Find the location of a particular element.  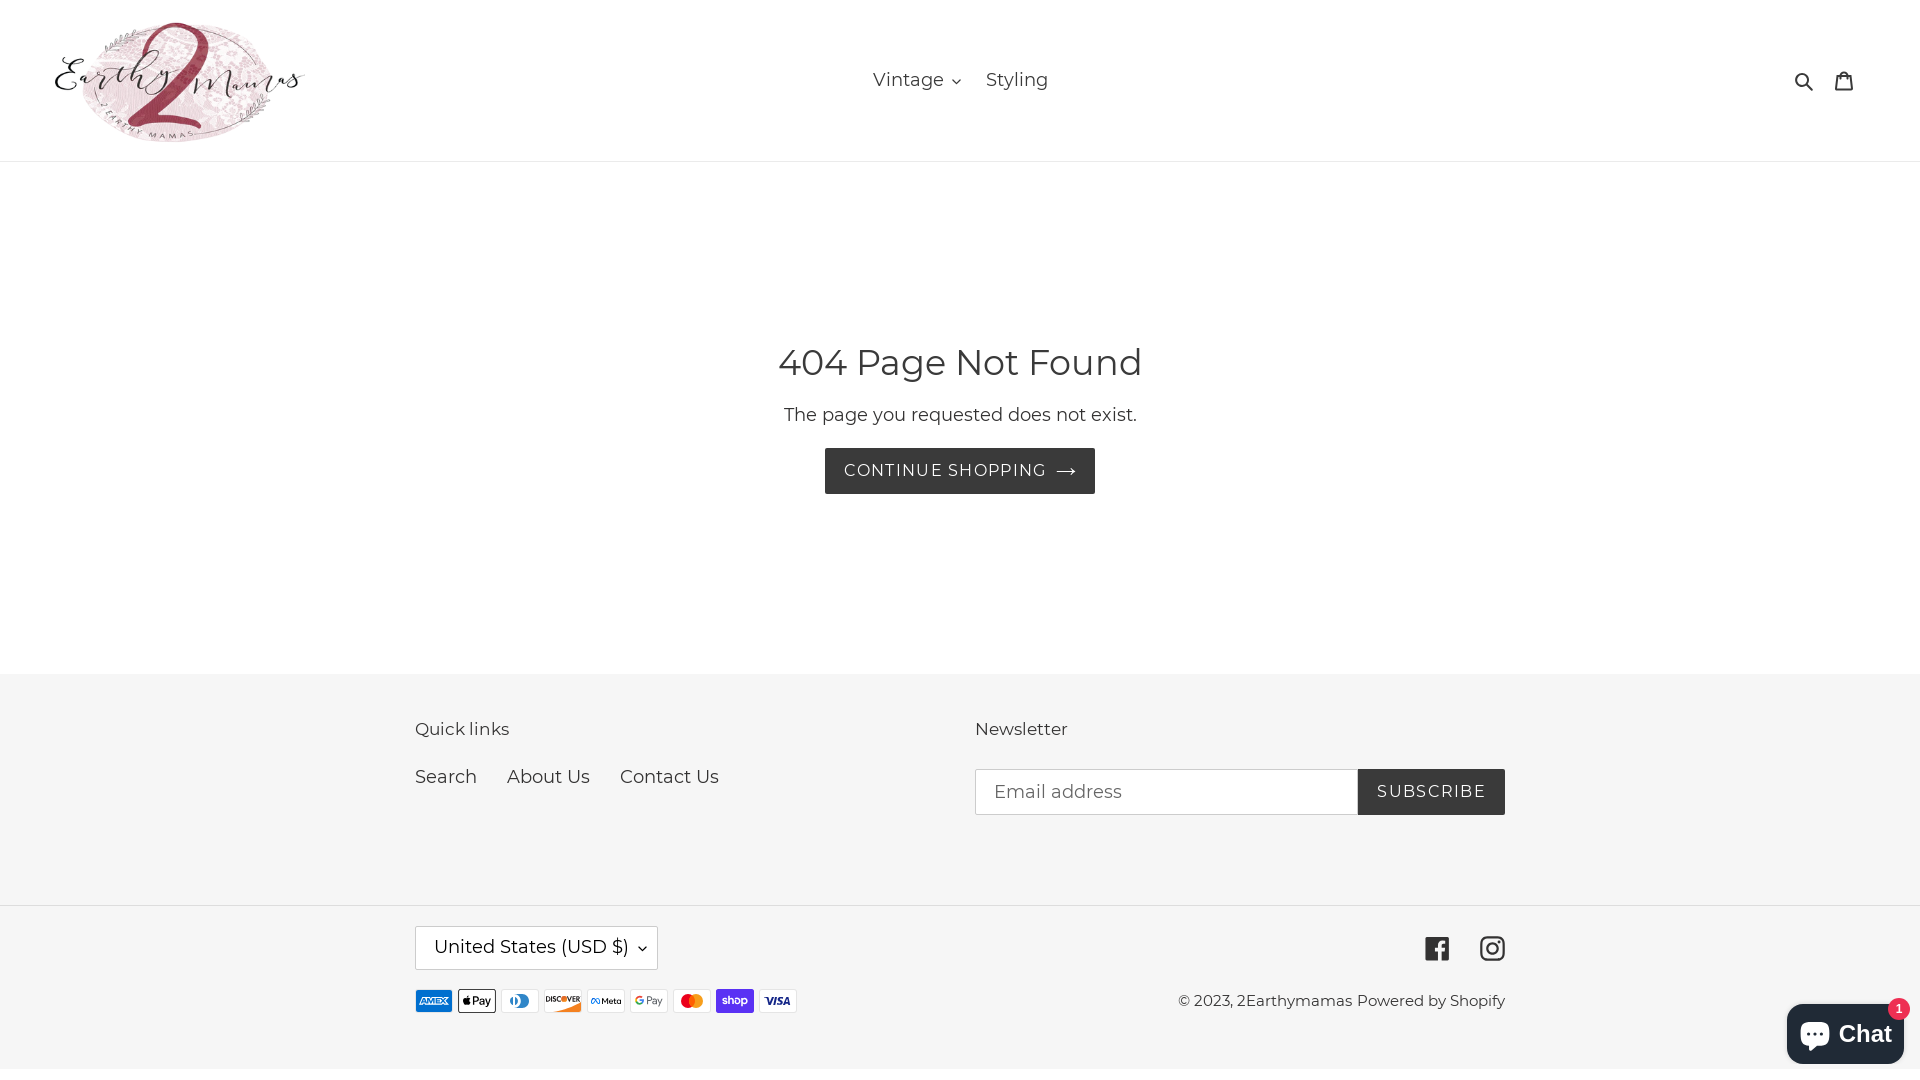

'Styling' is located at coordinates (975, 79).